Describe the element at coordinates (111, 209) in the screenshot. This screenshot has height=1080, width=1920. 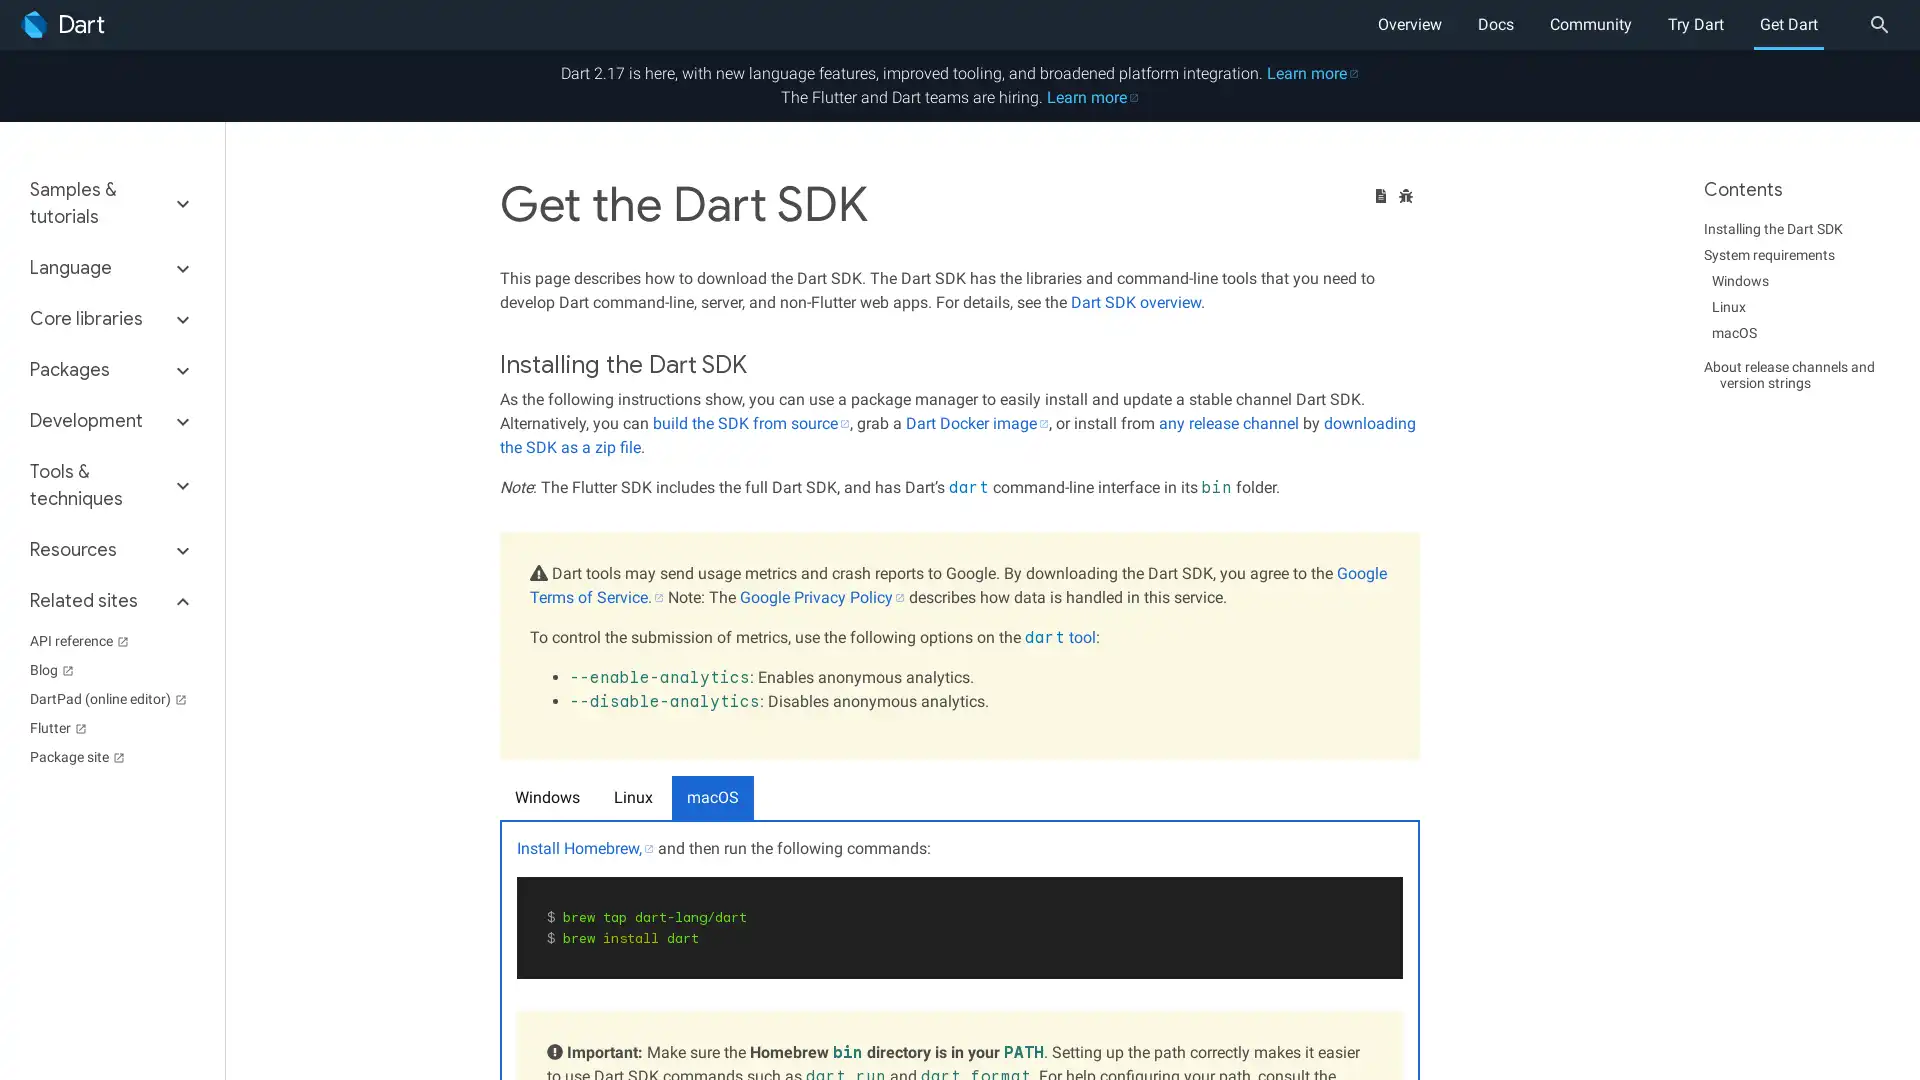
I see `Samples & tutorials keyboard_arrow_down` at that location.